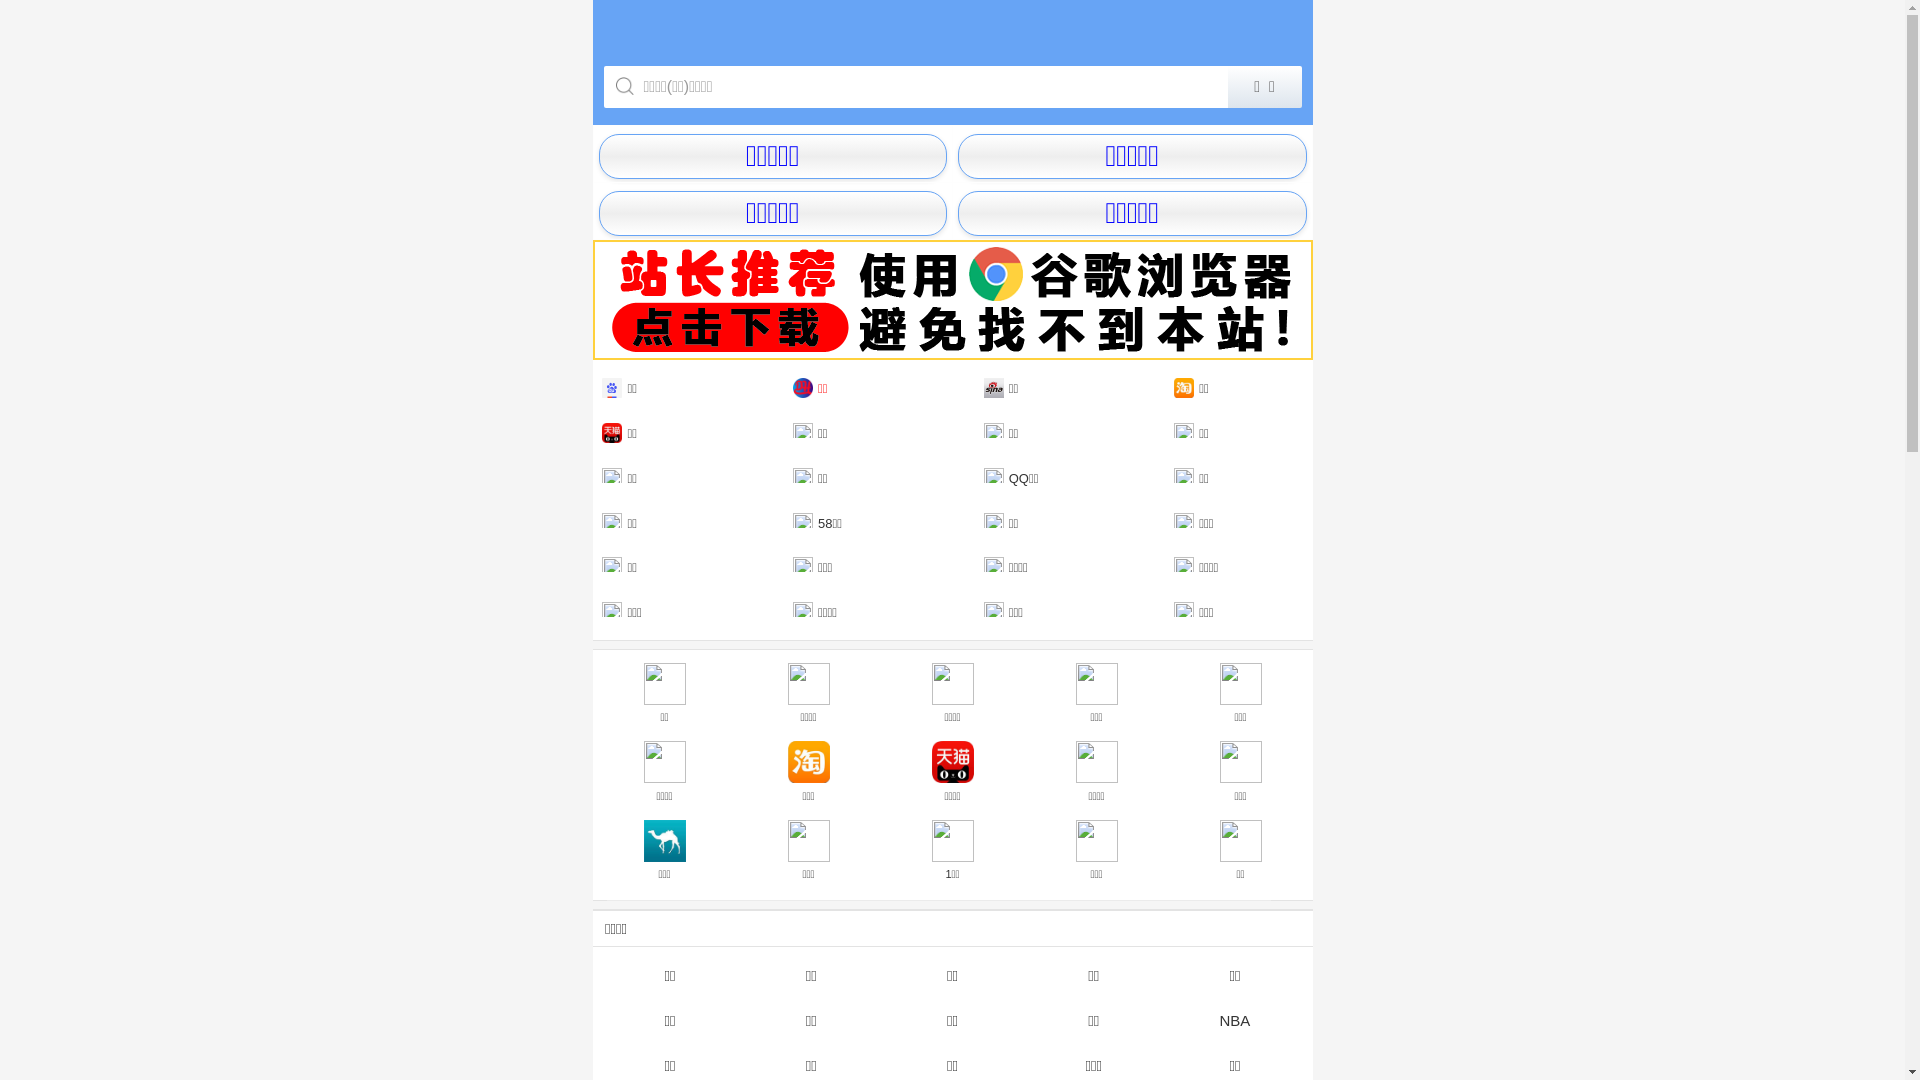 The width and height of the screenshot is (1920, 1080). What do you see at coordinates (1163, 1019) in the screenshot?
I see `'NBA'` at bounding box center [1163, 1019].